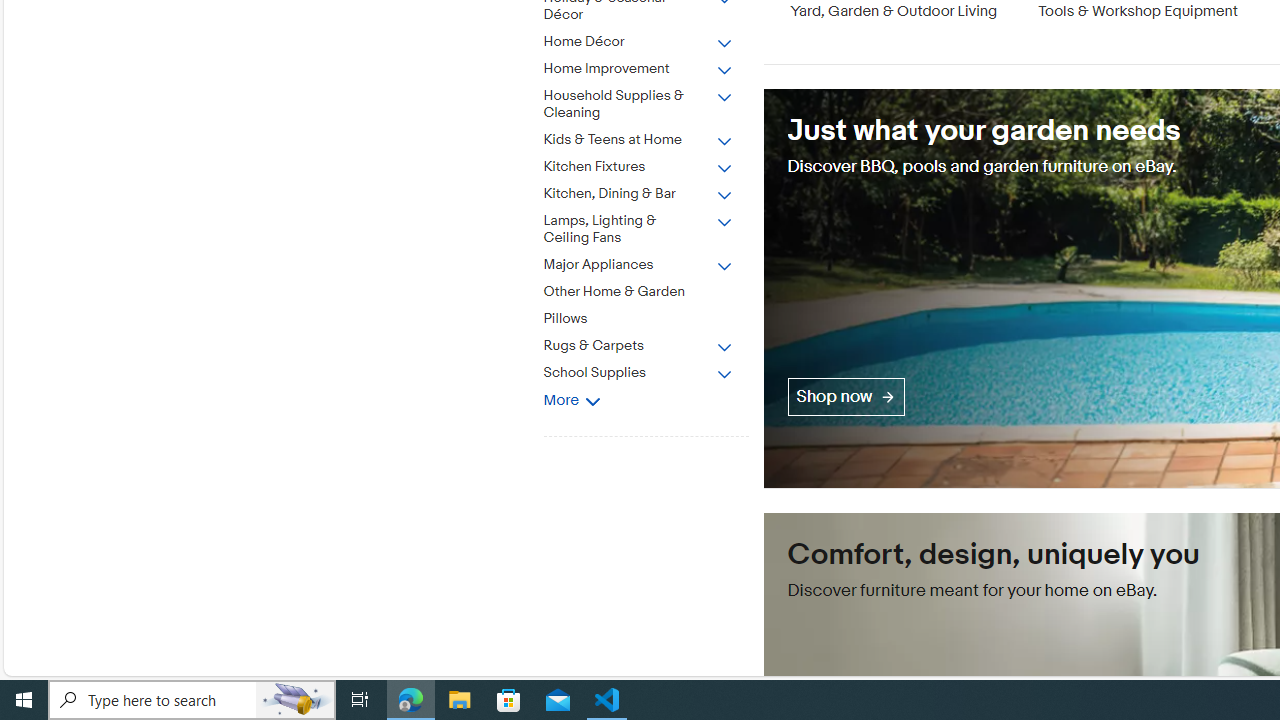 The width and height of the screenshot is (1280, 720). Describe the element at coordinates (653, 369) in the screenshot. I see `'School Supplies'` at that location.